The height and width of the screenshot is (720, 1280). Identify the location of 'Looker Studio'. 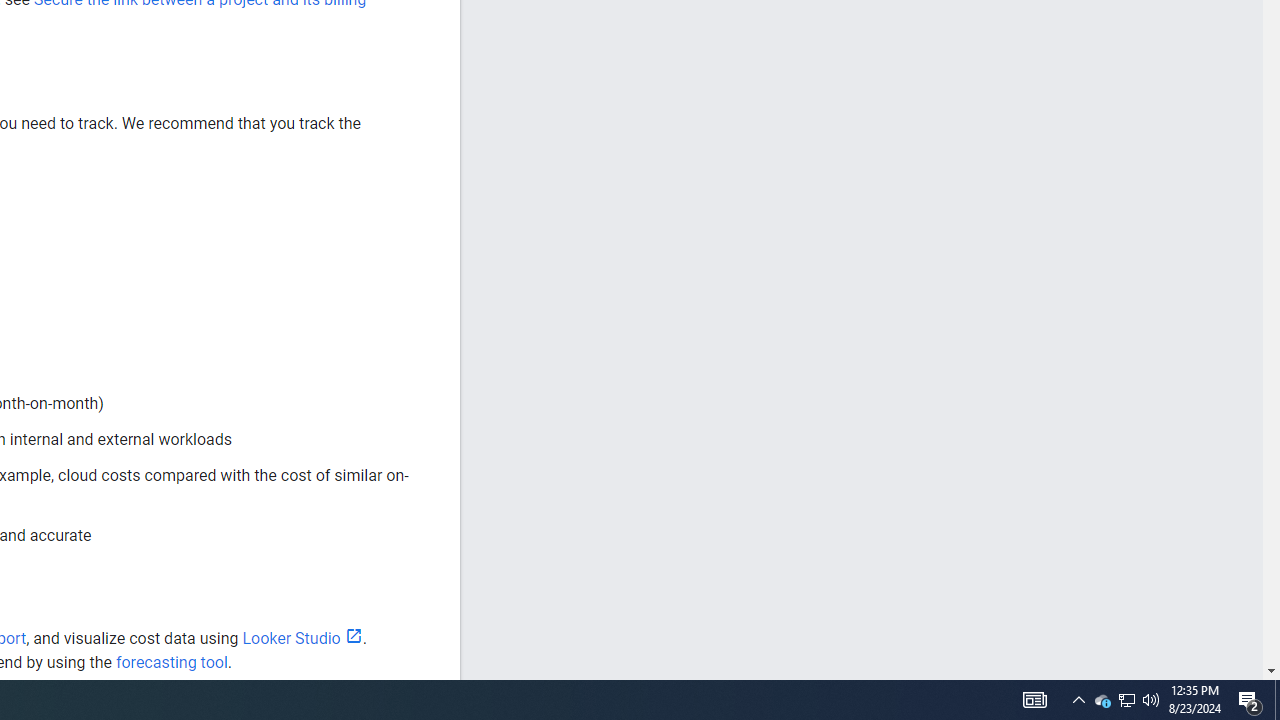
(301, 638).